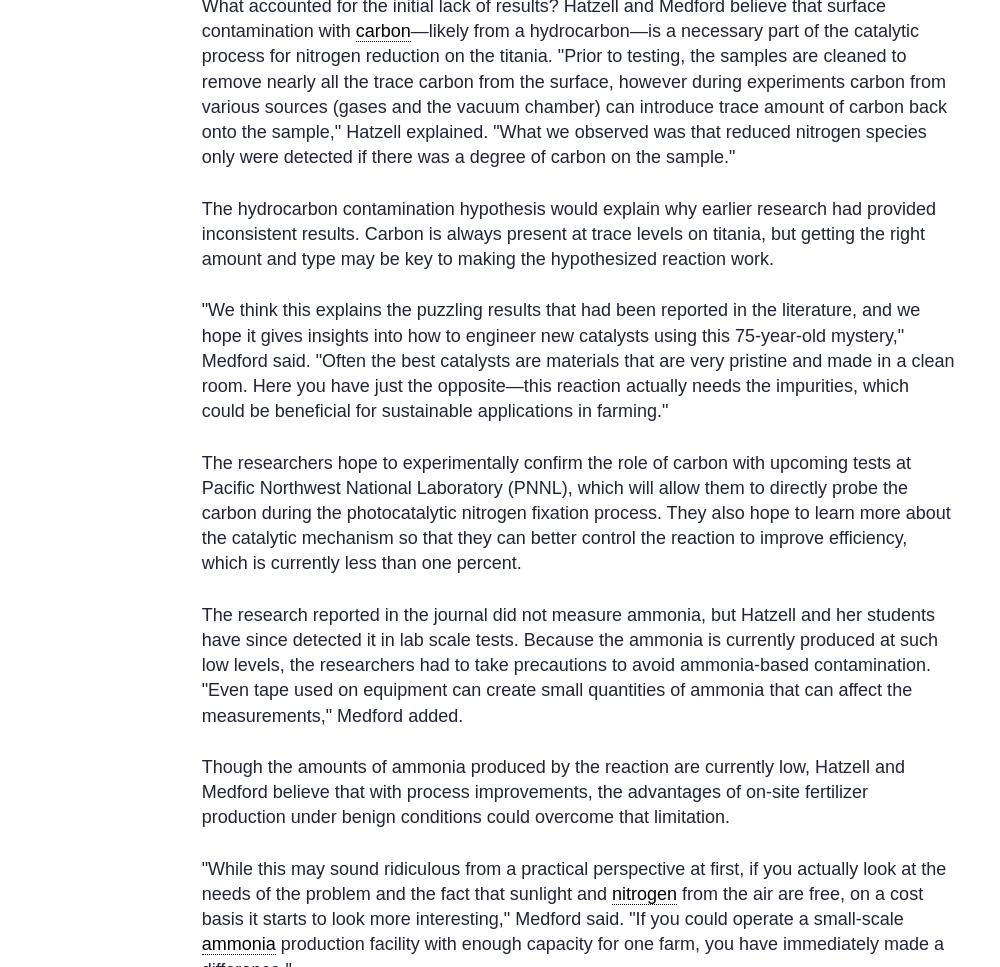  What do you see at coordinates (573, 93) in the screenshot?
I see `'—likely from a hydrocarbon—is a necessary part of the catalytic process for nitrogen reduction on the titania. "Prior to testing, the samples are cleaned to remove nearly all the trace carbon from the surface, however during experiments carbon from various sources (gases and the vacuum chamber) can introduce trace amount of carbon back onto the sample," Hatzell explained. "What we observed was that reduced nitrogen species only were detected if there was a degree of carbon on the sample."'` at bounding box center [573, 93].